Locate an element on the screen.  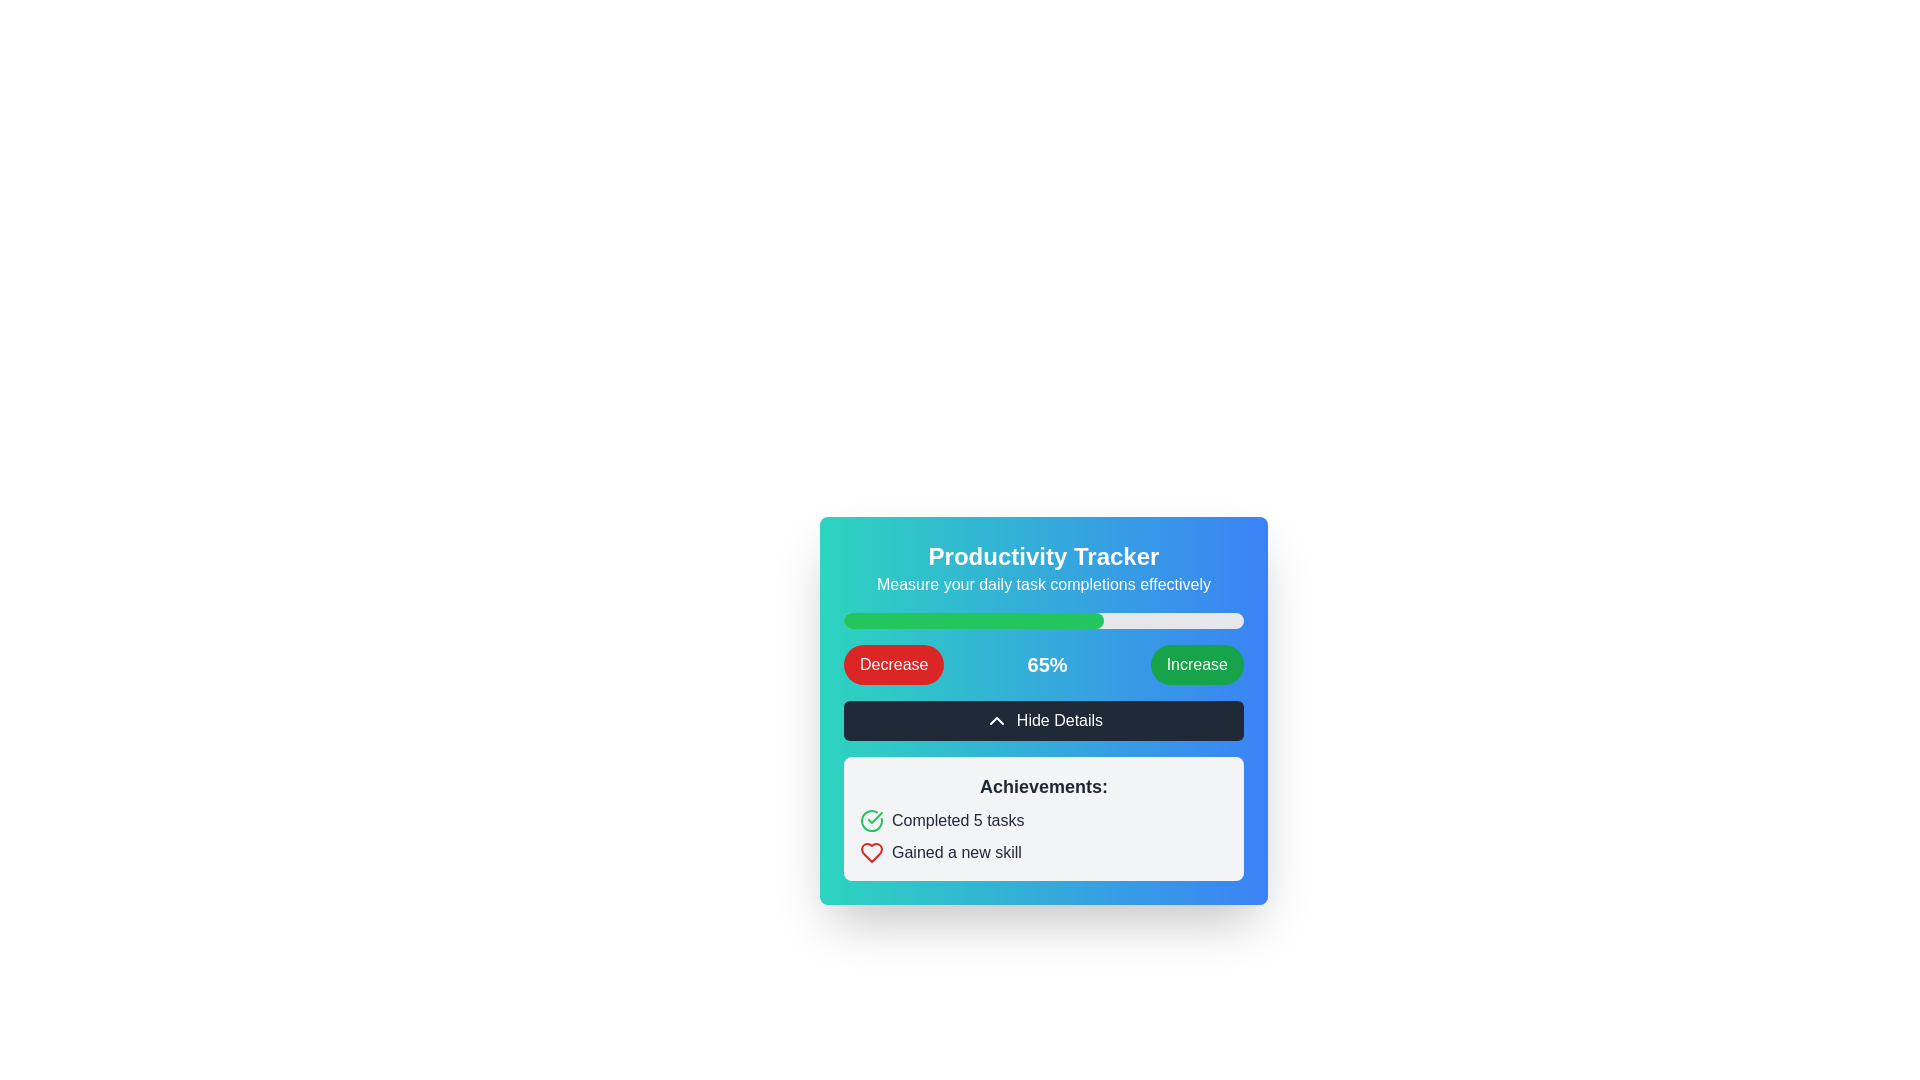
the achievement icon that signifies 'Gained a new skill' located in the Achievements section next to the corresponding text is located at coordinates (872, 852).